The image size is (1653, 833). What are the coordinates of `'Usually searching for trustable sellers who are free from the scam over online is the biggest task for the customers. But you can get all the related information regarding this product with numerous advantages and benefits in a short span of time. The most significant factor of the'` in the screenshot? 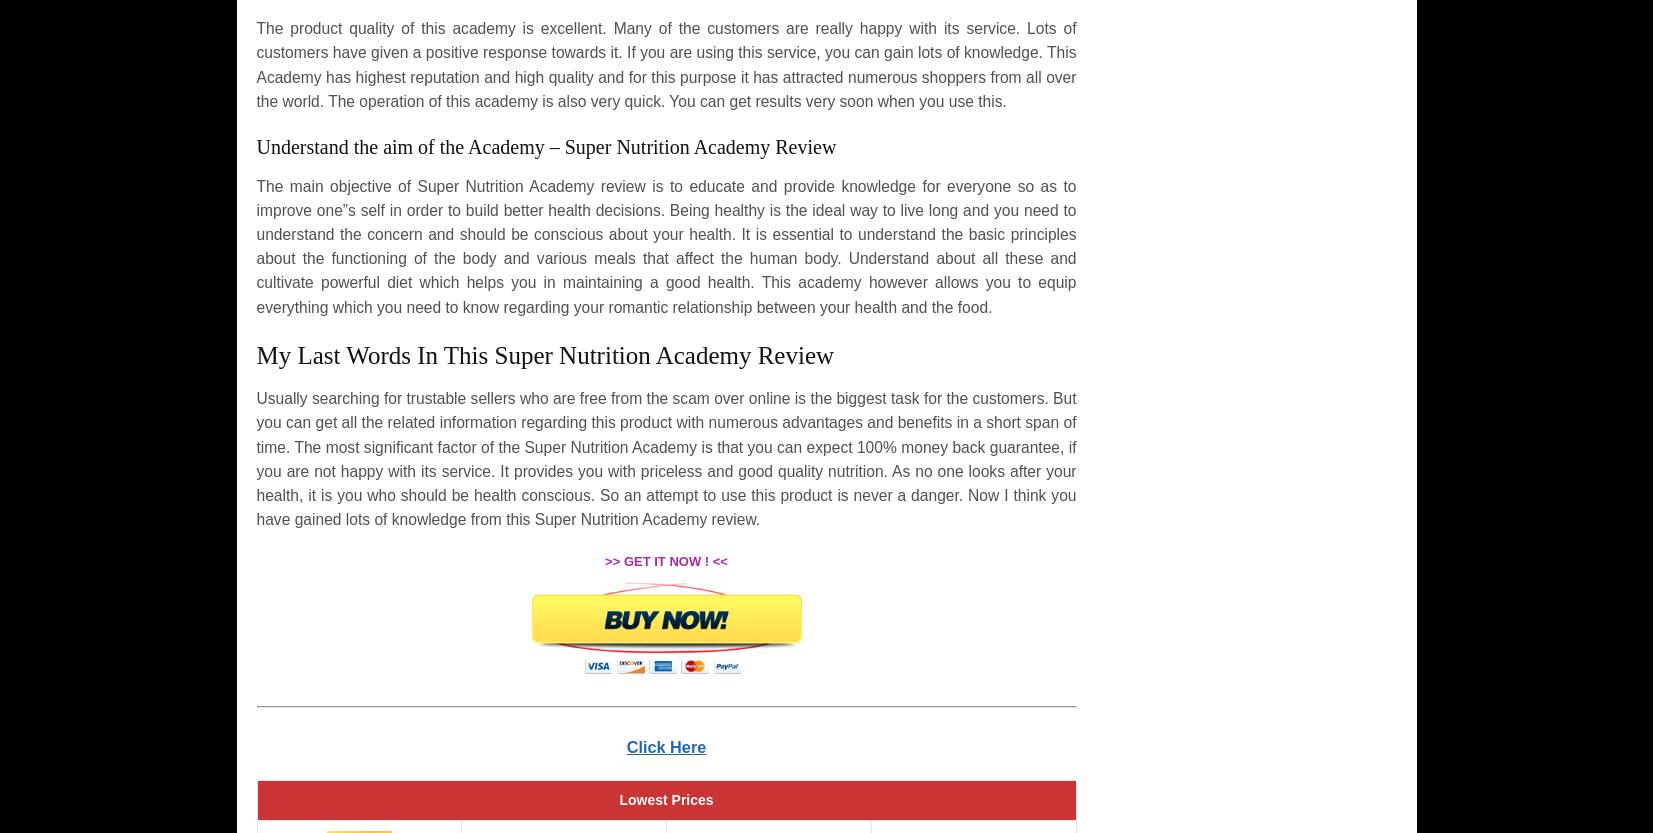 It's located at (664, 421).